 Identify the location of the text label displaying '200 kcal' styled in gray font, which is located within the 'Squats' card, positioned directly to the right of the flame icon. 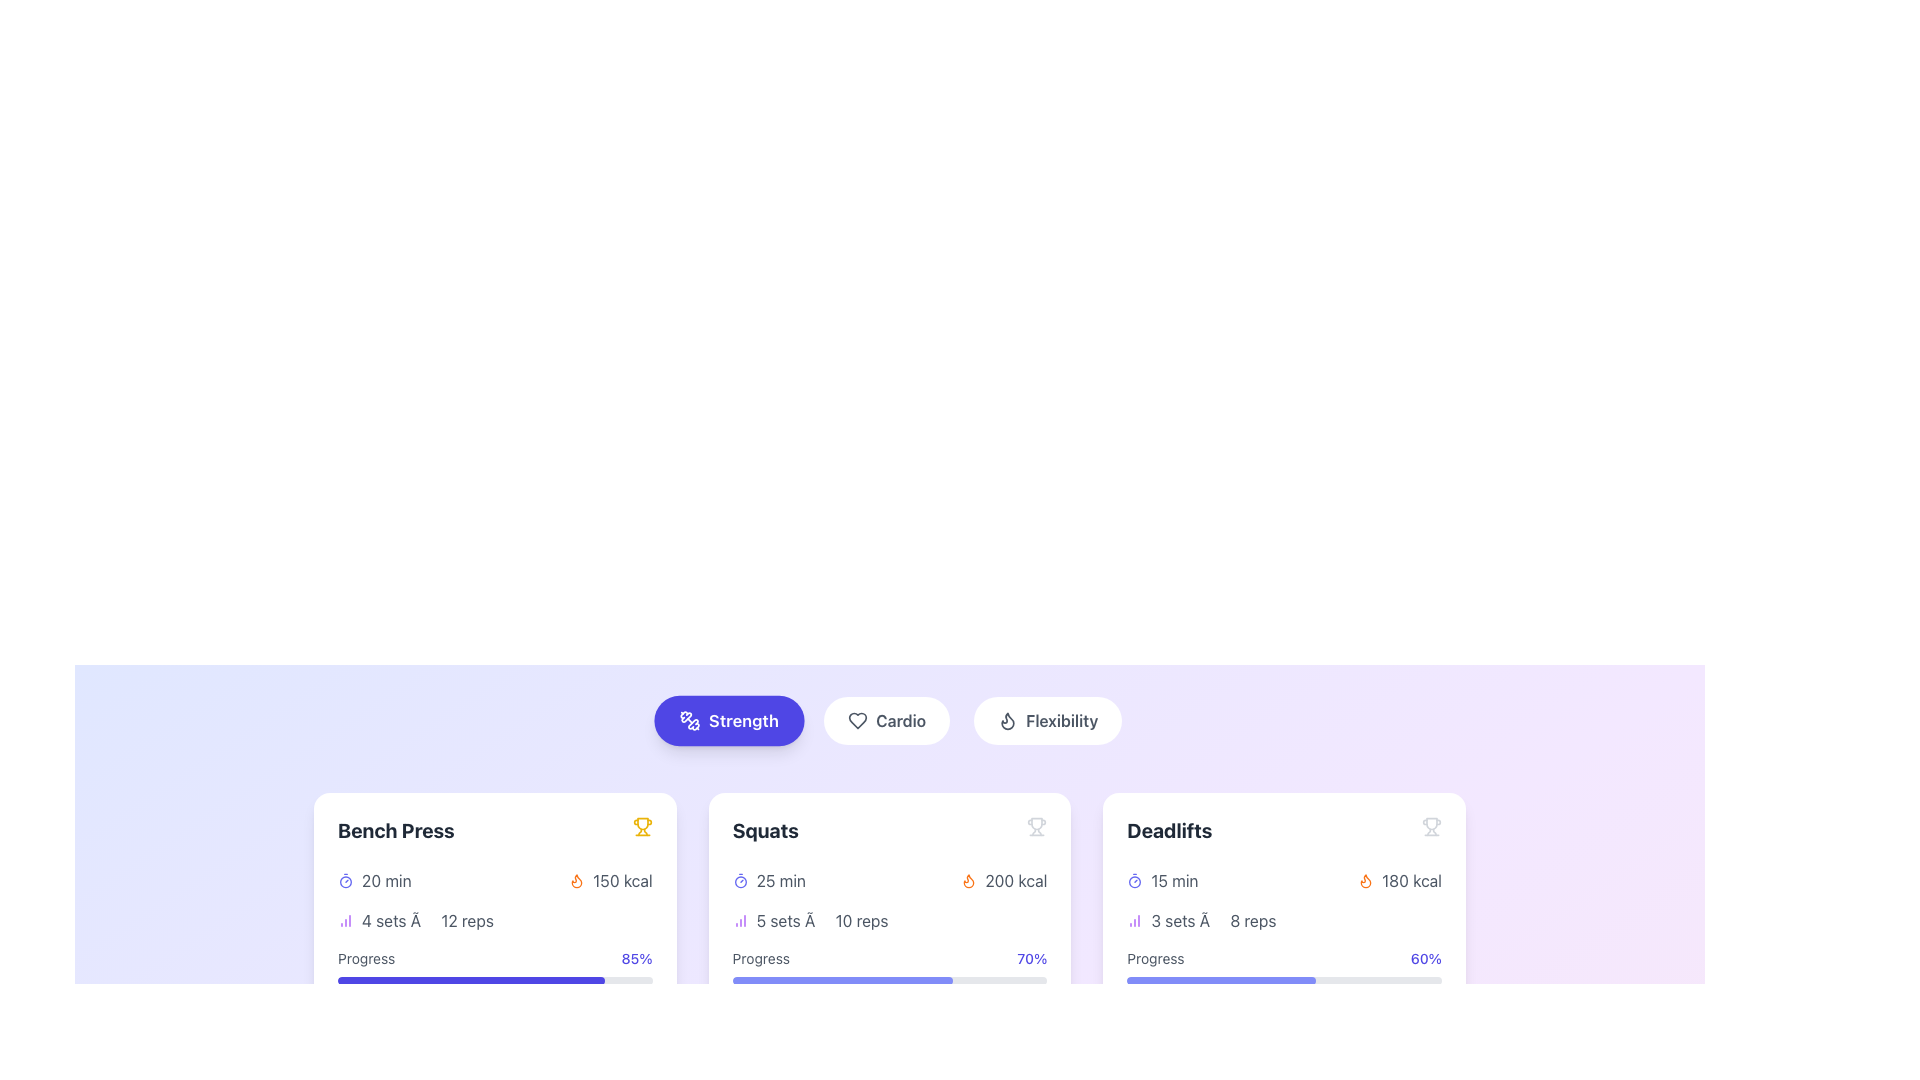
(1016, 879).